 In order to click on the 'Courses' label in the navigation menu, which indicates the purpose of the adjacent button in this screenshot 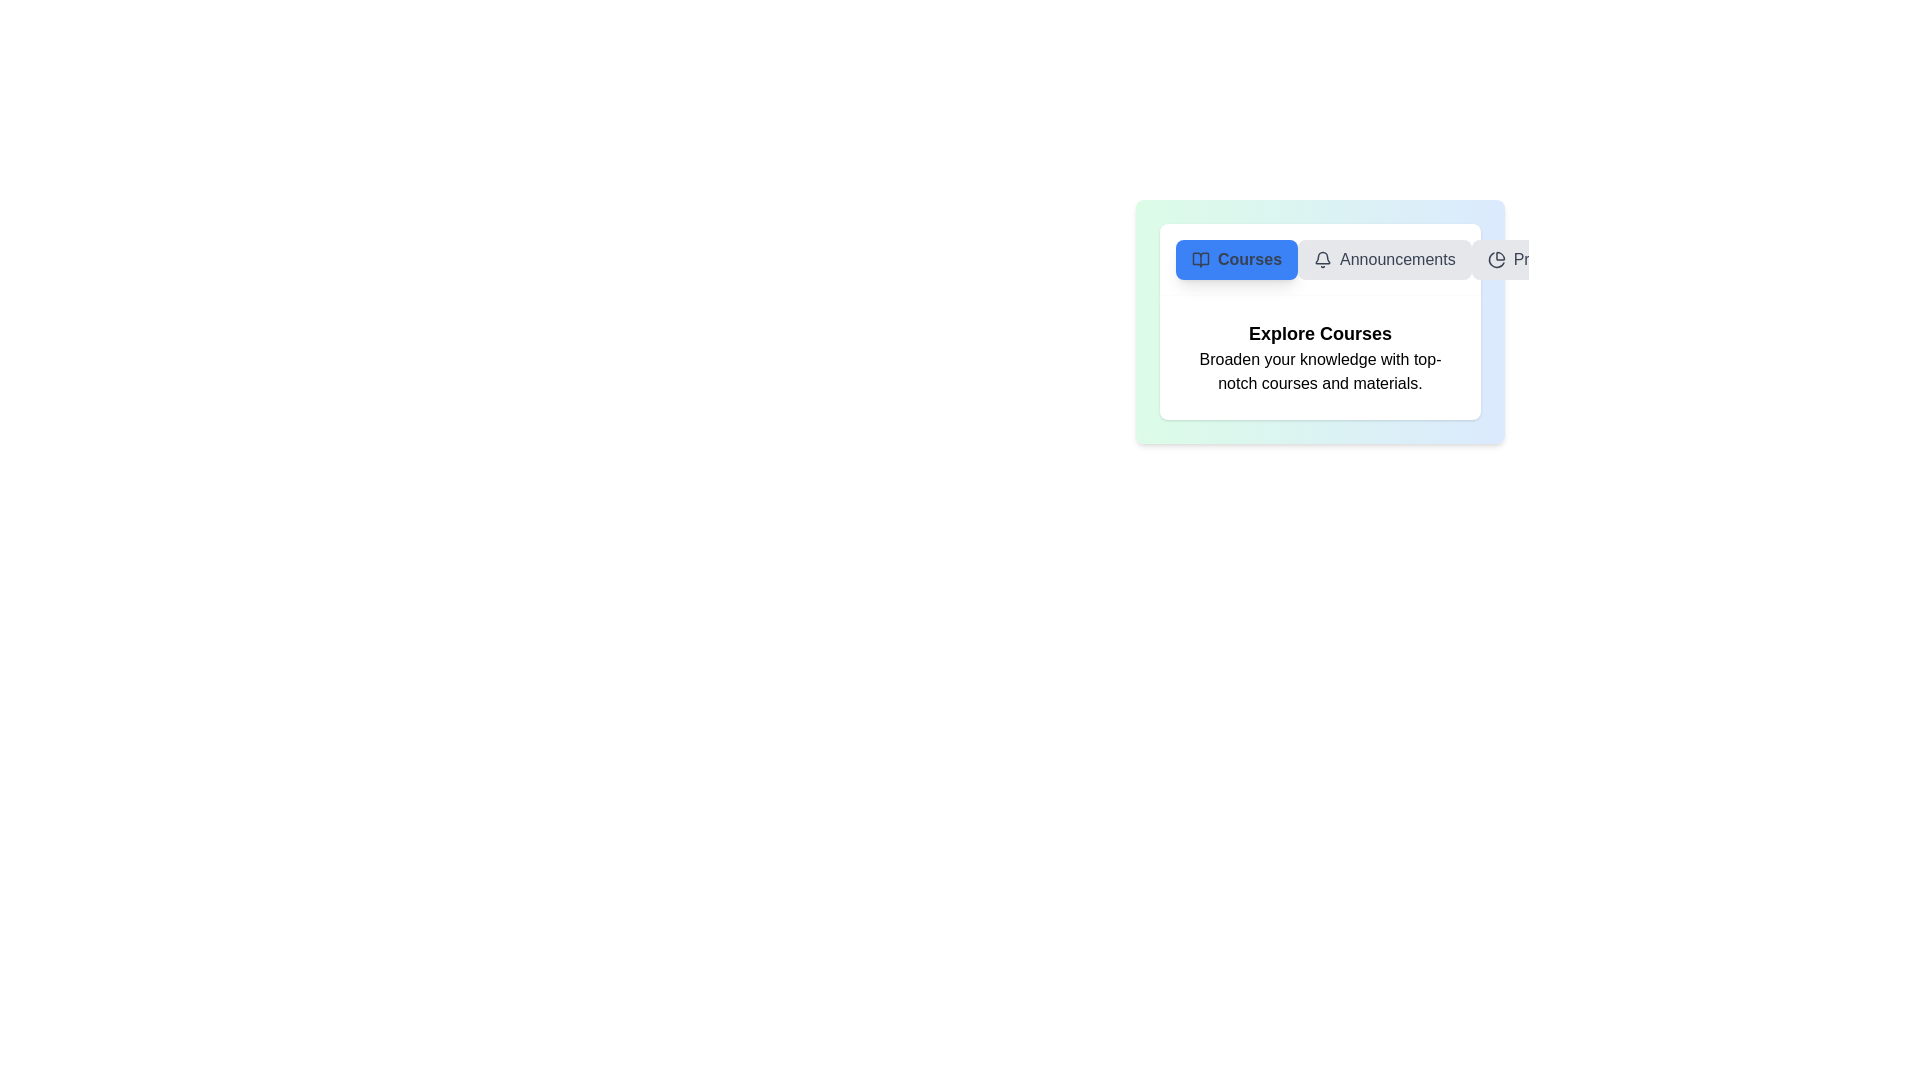, I will do `click(1249, 258)`.